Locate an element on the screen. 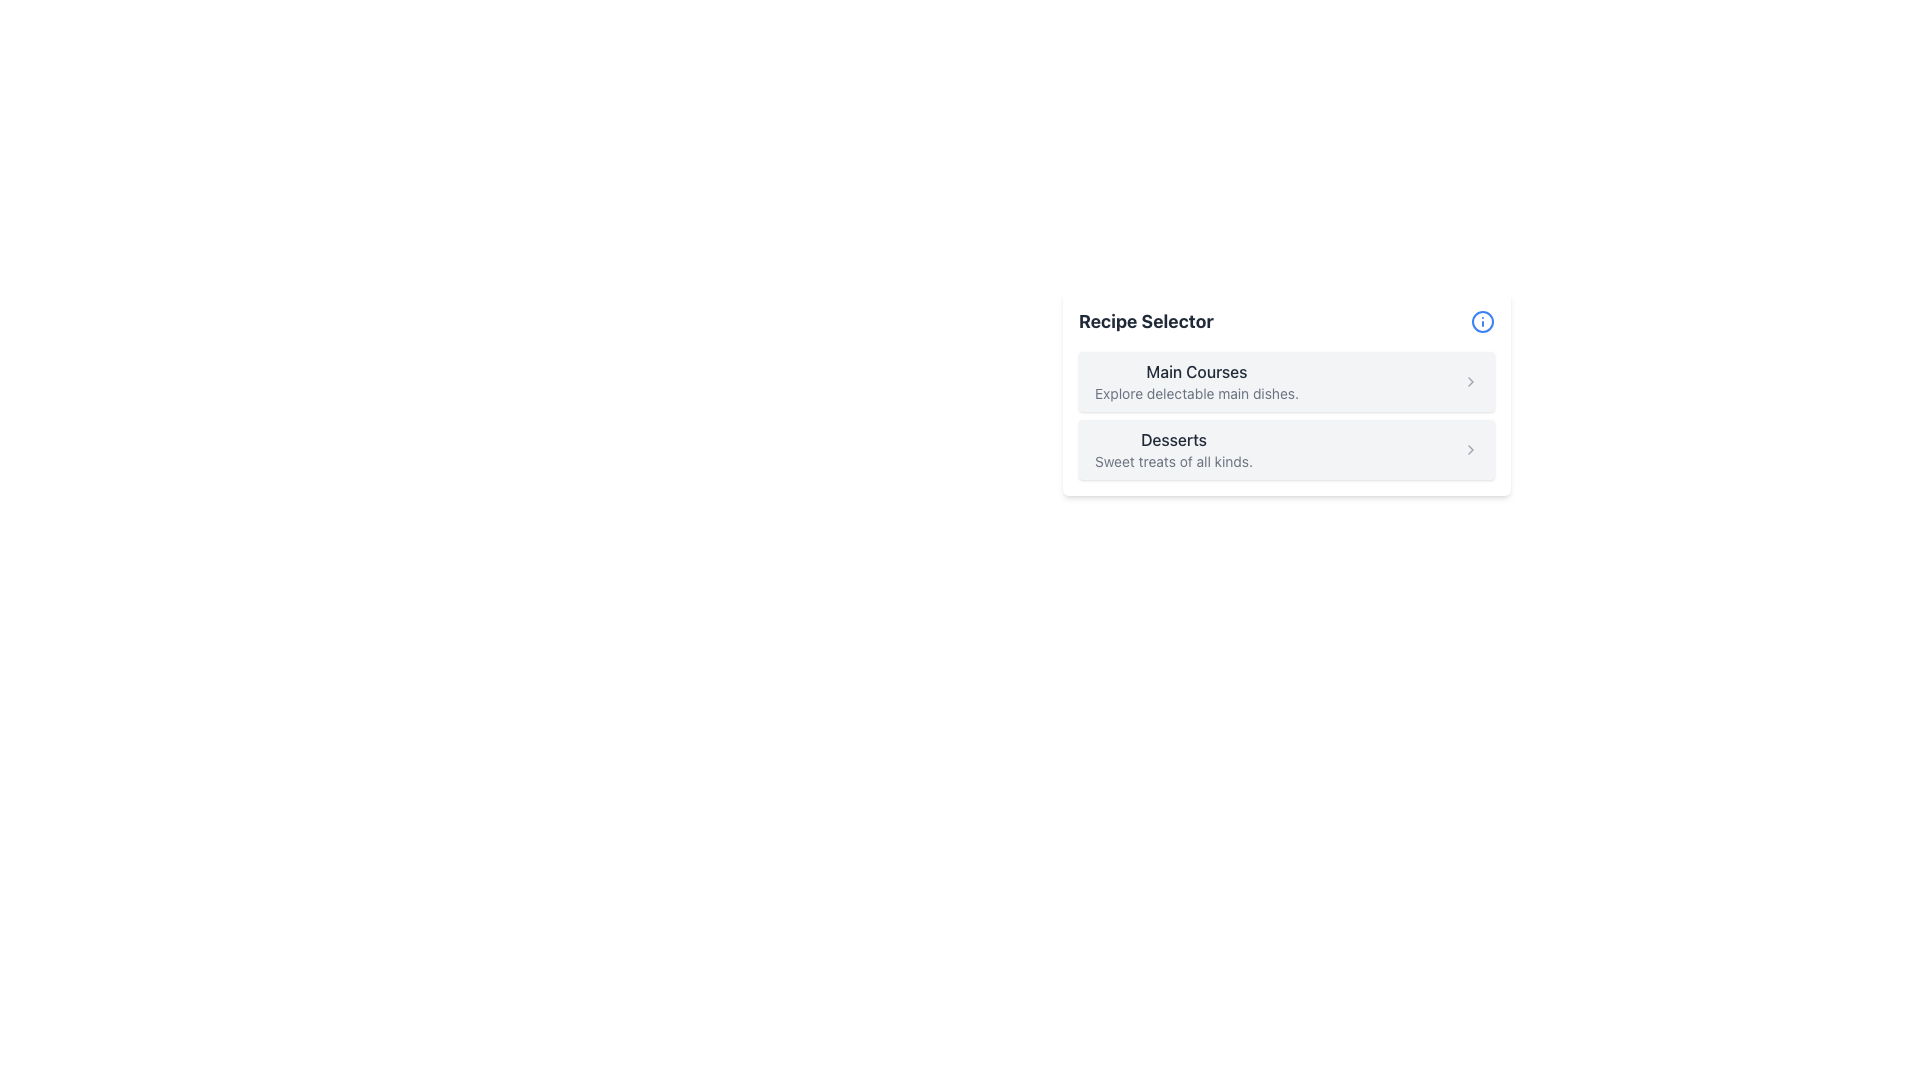 This screenshot has height=1080, width=1920. the Text label that serves as a title for the desserts section in the Recipe Selector, which is located above a smaller text explaining 'Sweet treats of all kinds.' is located at coordinates (1174, 438).